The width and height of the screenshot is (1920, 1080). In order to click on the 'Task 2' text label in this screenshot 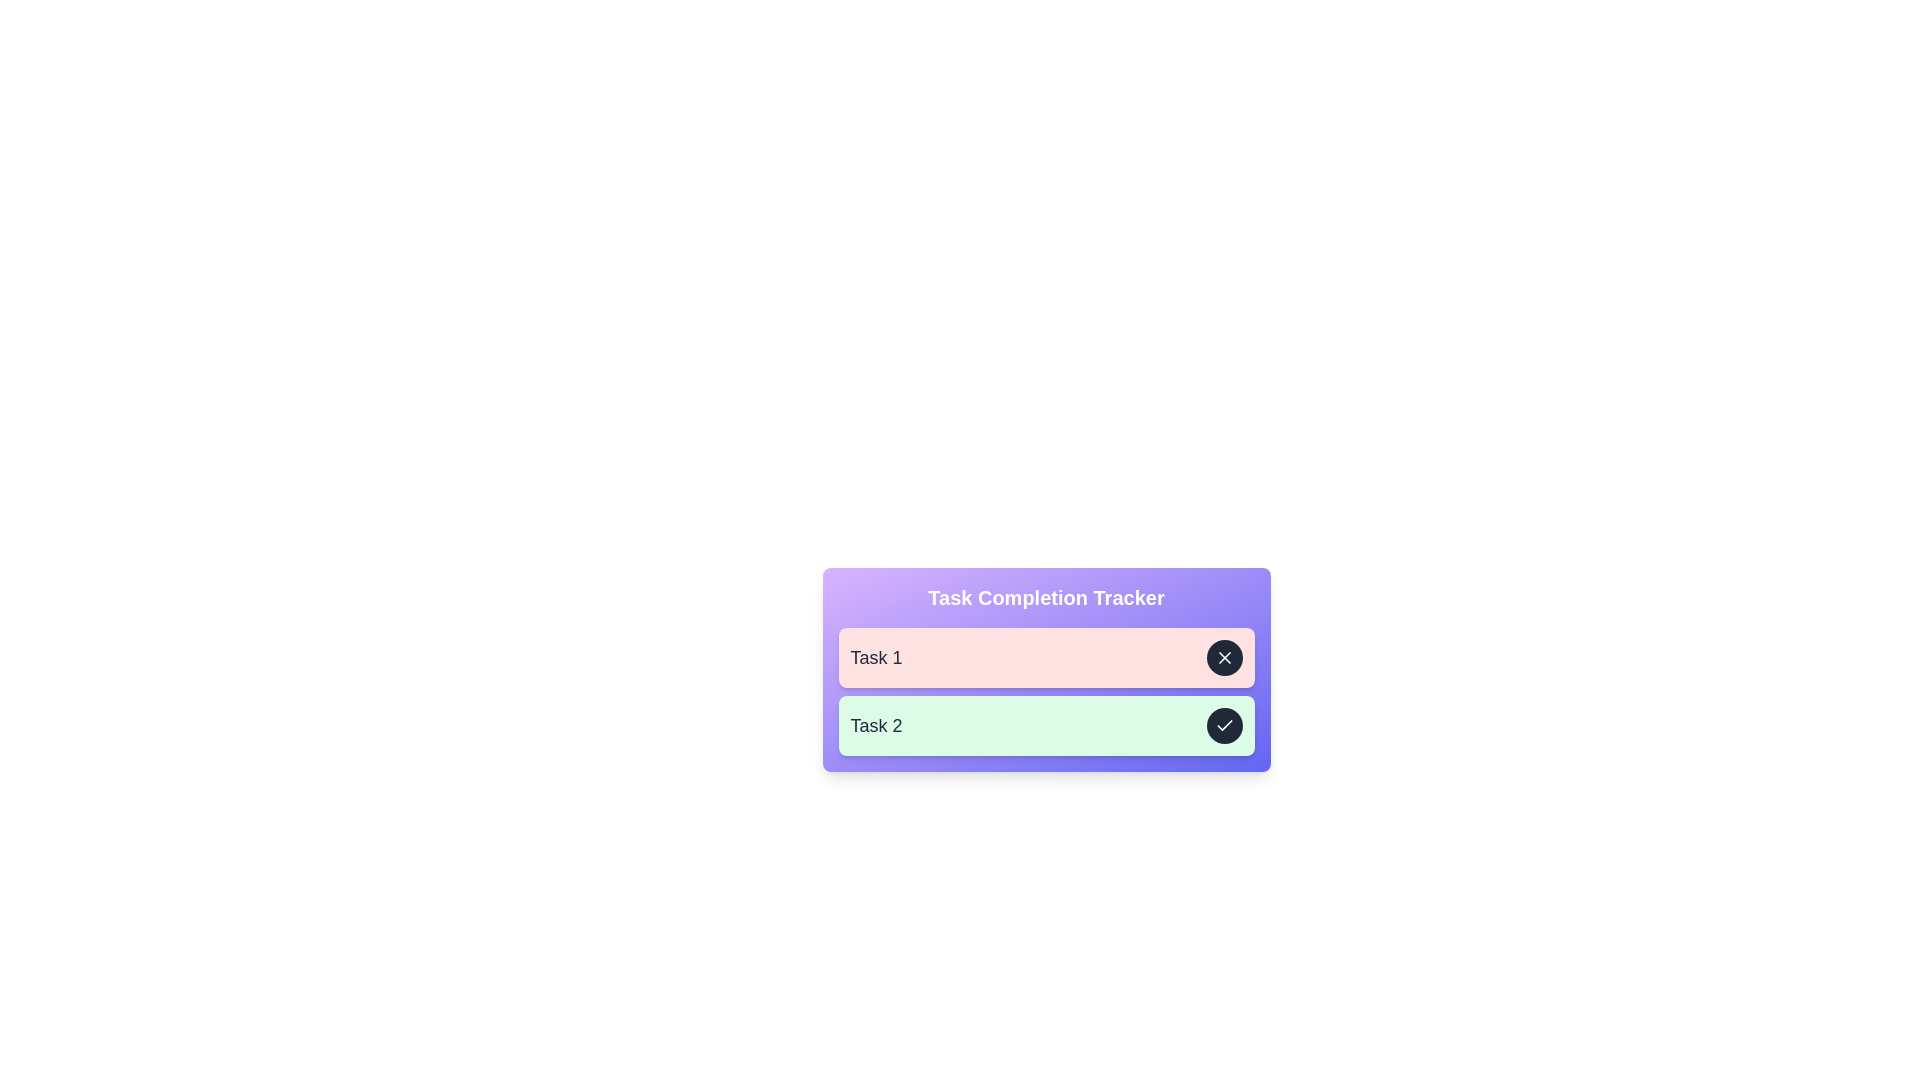, I will do `click(876, 725)`.